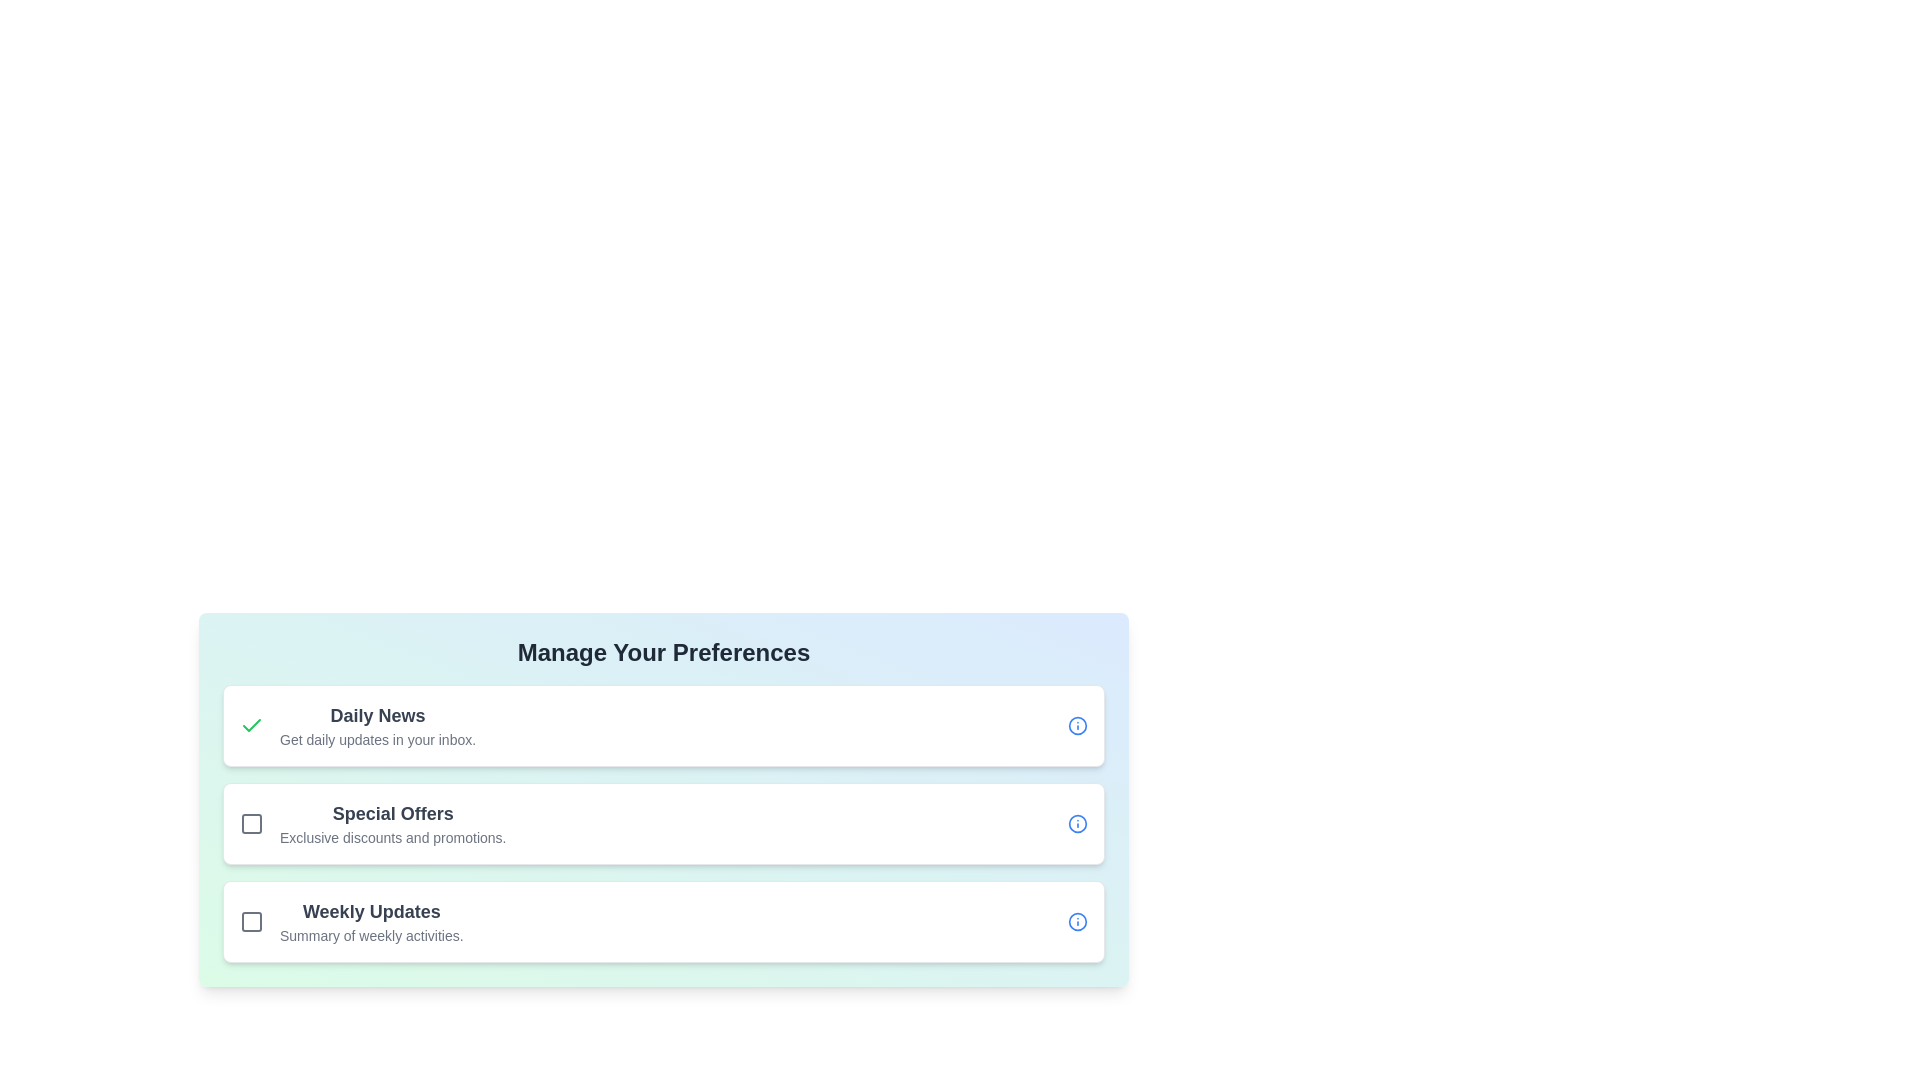 Image resolution: width=1920 pixels, height=1080 pixels. I want to click on the green checkmark icon, so click(251, 725).